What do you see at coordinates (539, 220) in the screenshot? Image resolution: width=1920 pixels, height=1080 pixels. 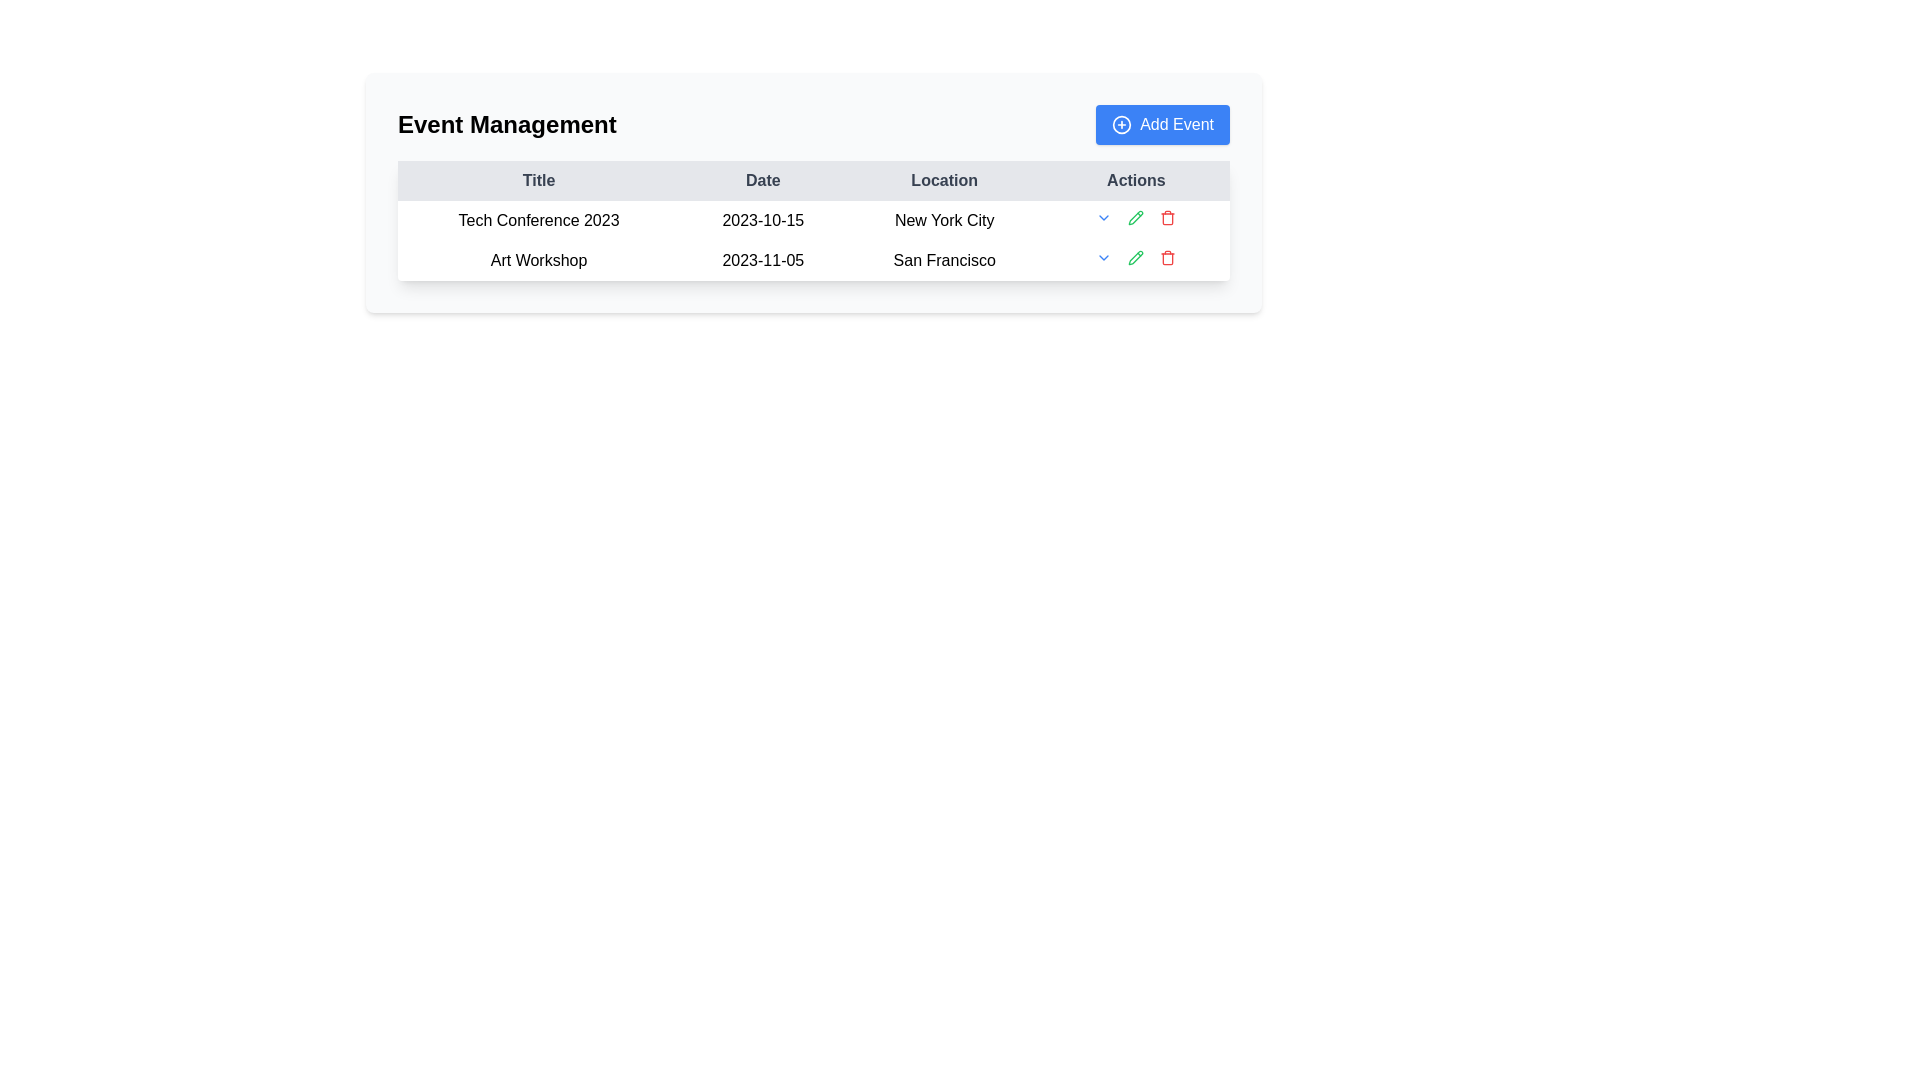 I see `the static text label displaying 'Tech Conference 2023' located in the first cell under the 'Title' column of the tabular data layout` at bounding box center [539, 220].